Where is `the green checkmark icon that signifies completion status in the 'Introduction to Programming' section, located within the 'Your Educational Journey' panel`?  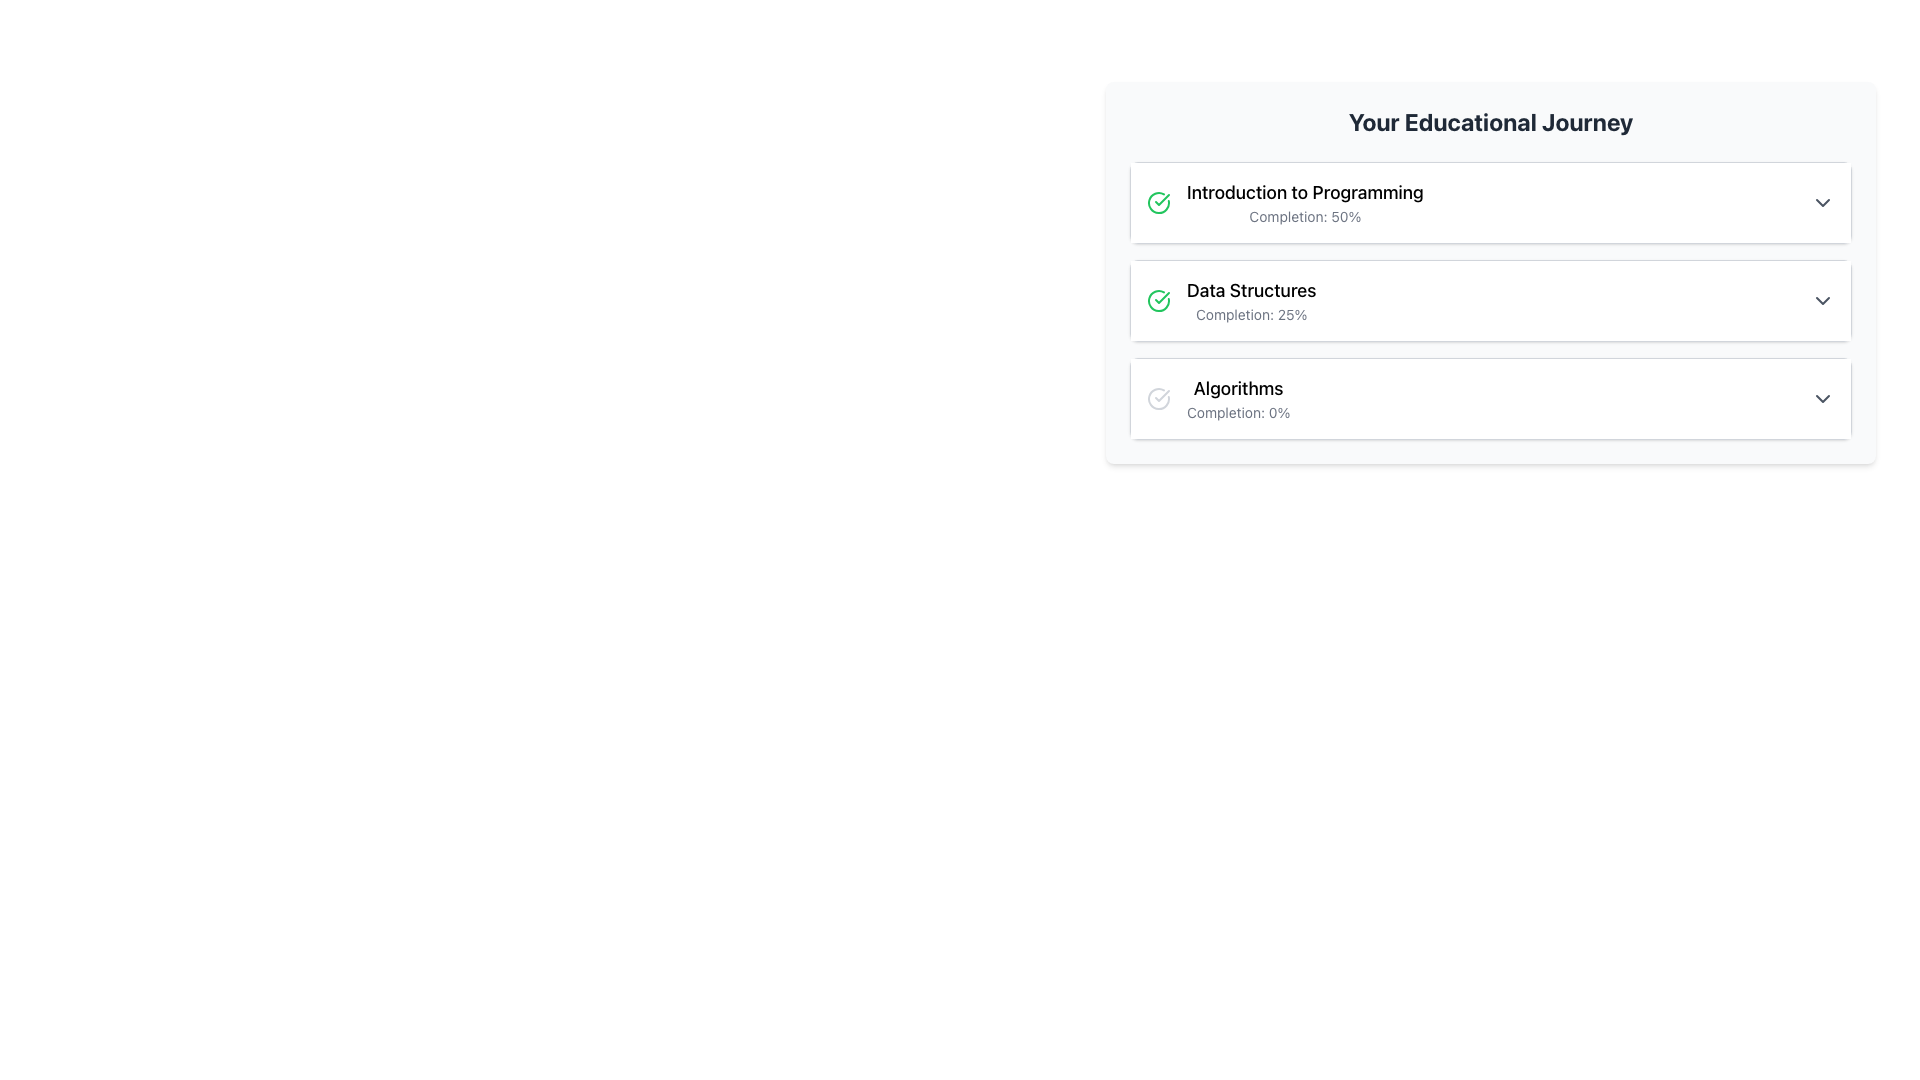 the green checkmark icon that signifies completion status in the 'Introduction to Programming' section, located within the 'Your Educational Journey' panel is located at coordinates (1162, 297).